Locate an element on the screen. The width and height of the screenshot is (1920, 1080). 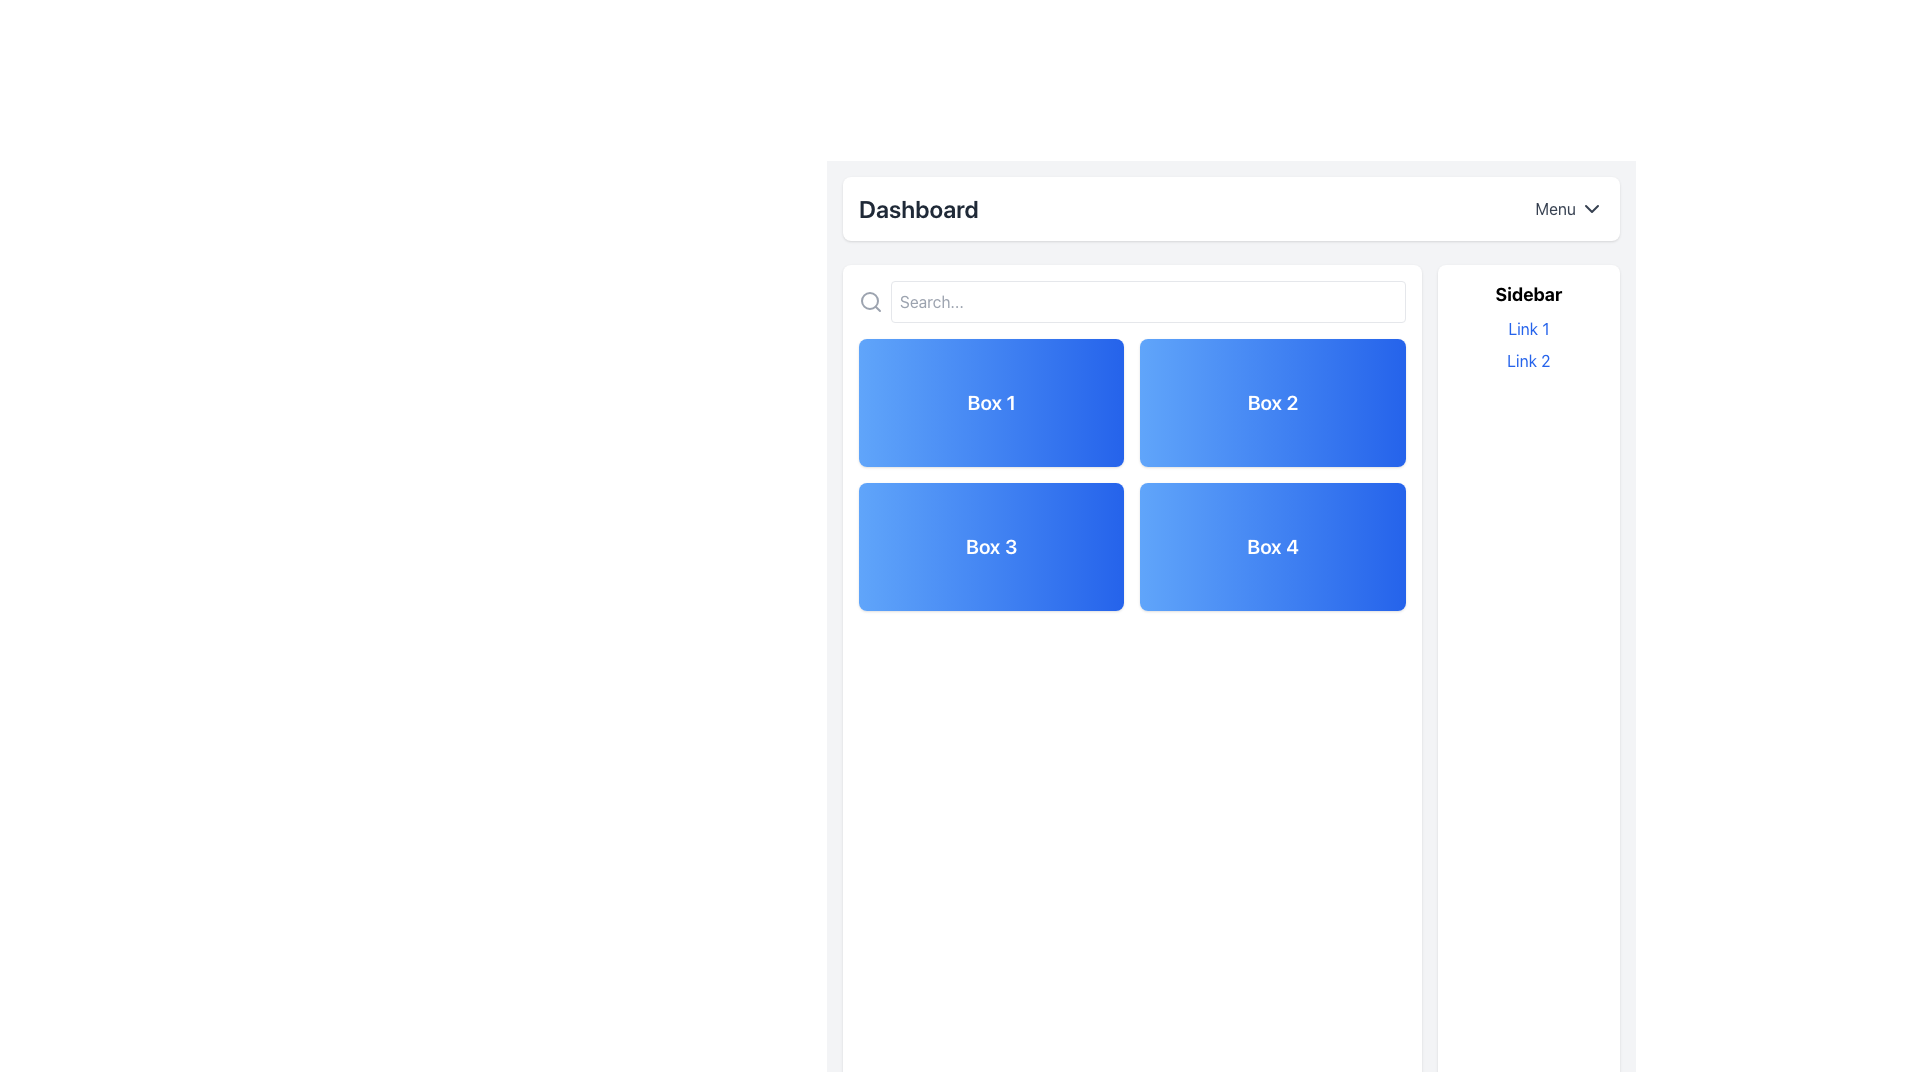
the Dropdown indicator icon located to the right of the 'Menu' text in the top-right region of the interface to trigger a tooltip is located at coordinates (1591, 208).